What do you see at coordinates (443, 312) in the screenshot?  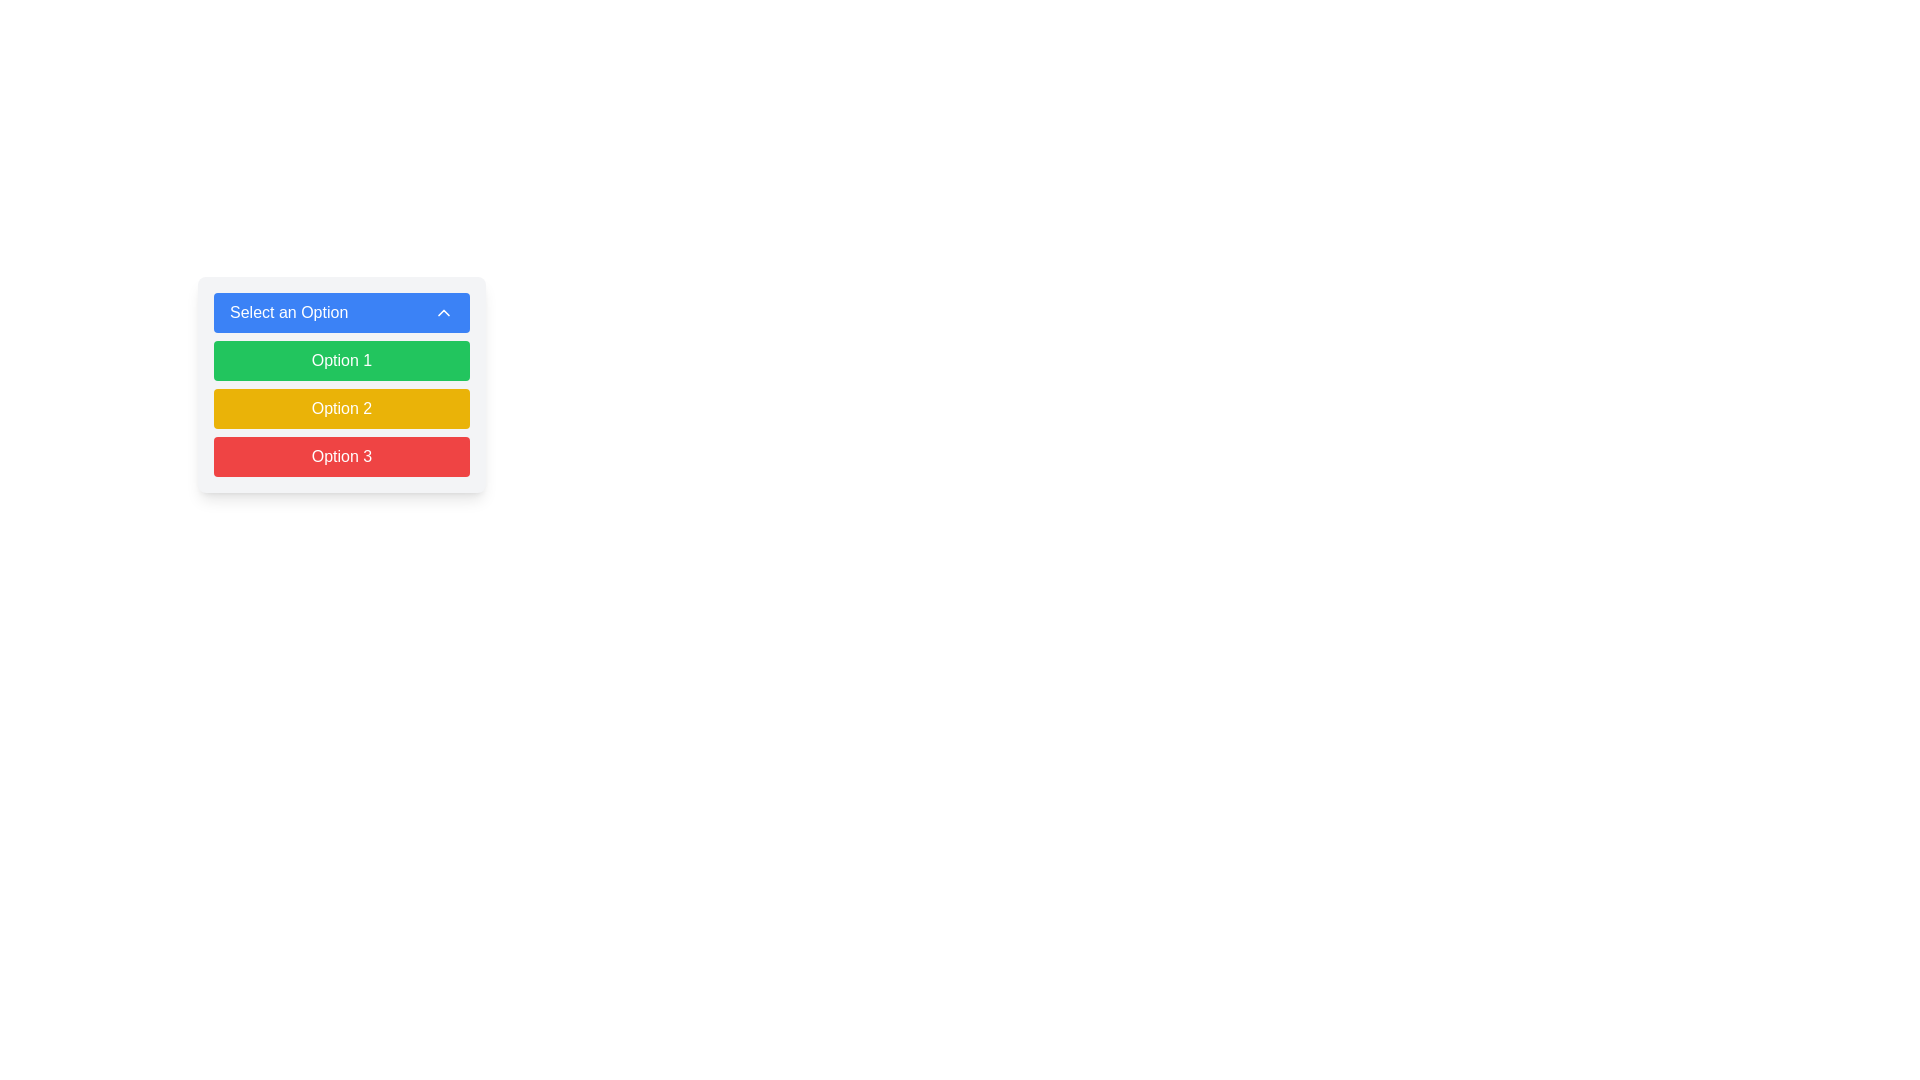 I see `the chevron button located on the rightmost side of the 'Select an Option' button` at bounding box center [443, 312].